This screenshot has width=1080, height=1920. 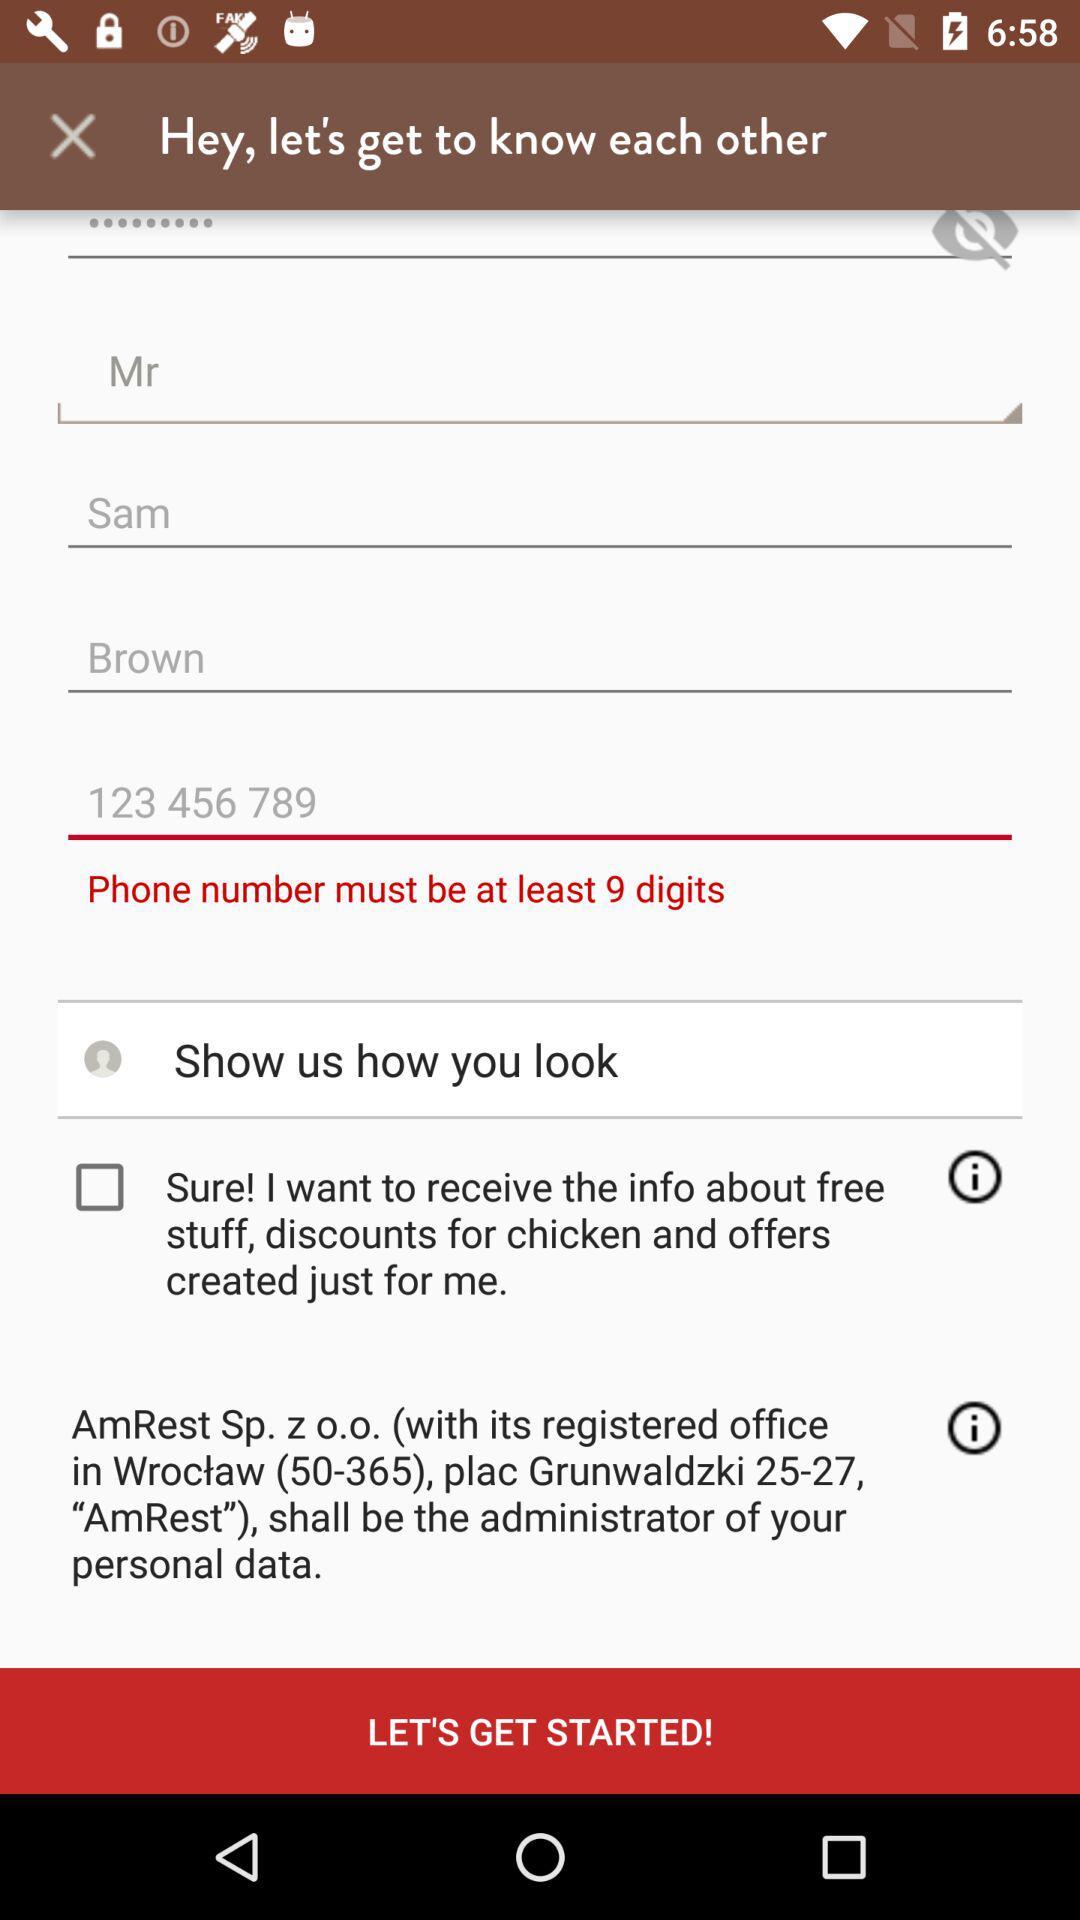 What do you see at coordinates (540, 640) in the screenshot?
I see `the item below sam icon` at bounding box center [540, 640].